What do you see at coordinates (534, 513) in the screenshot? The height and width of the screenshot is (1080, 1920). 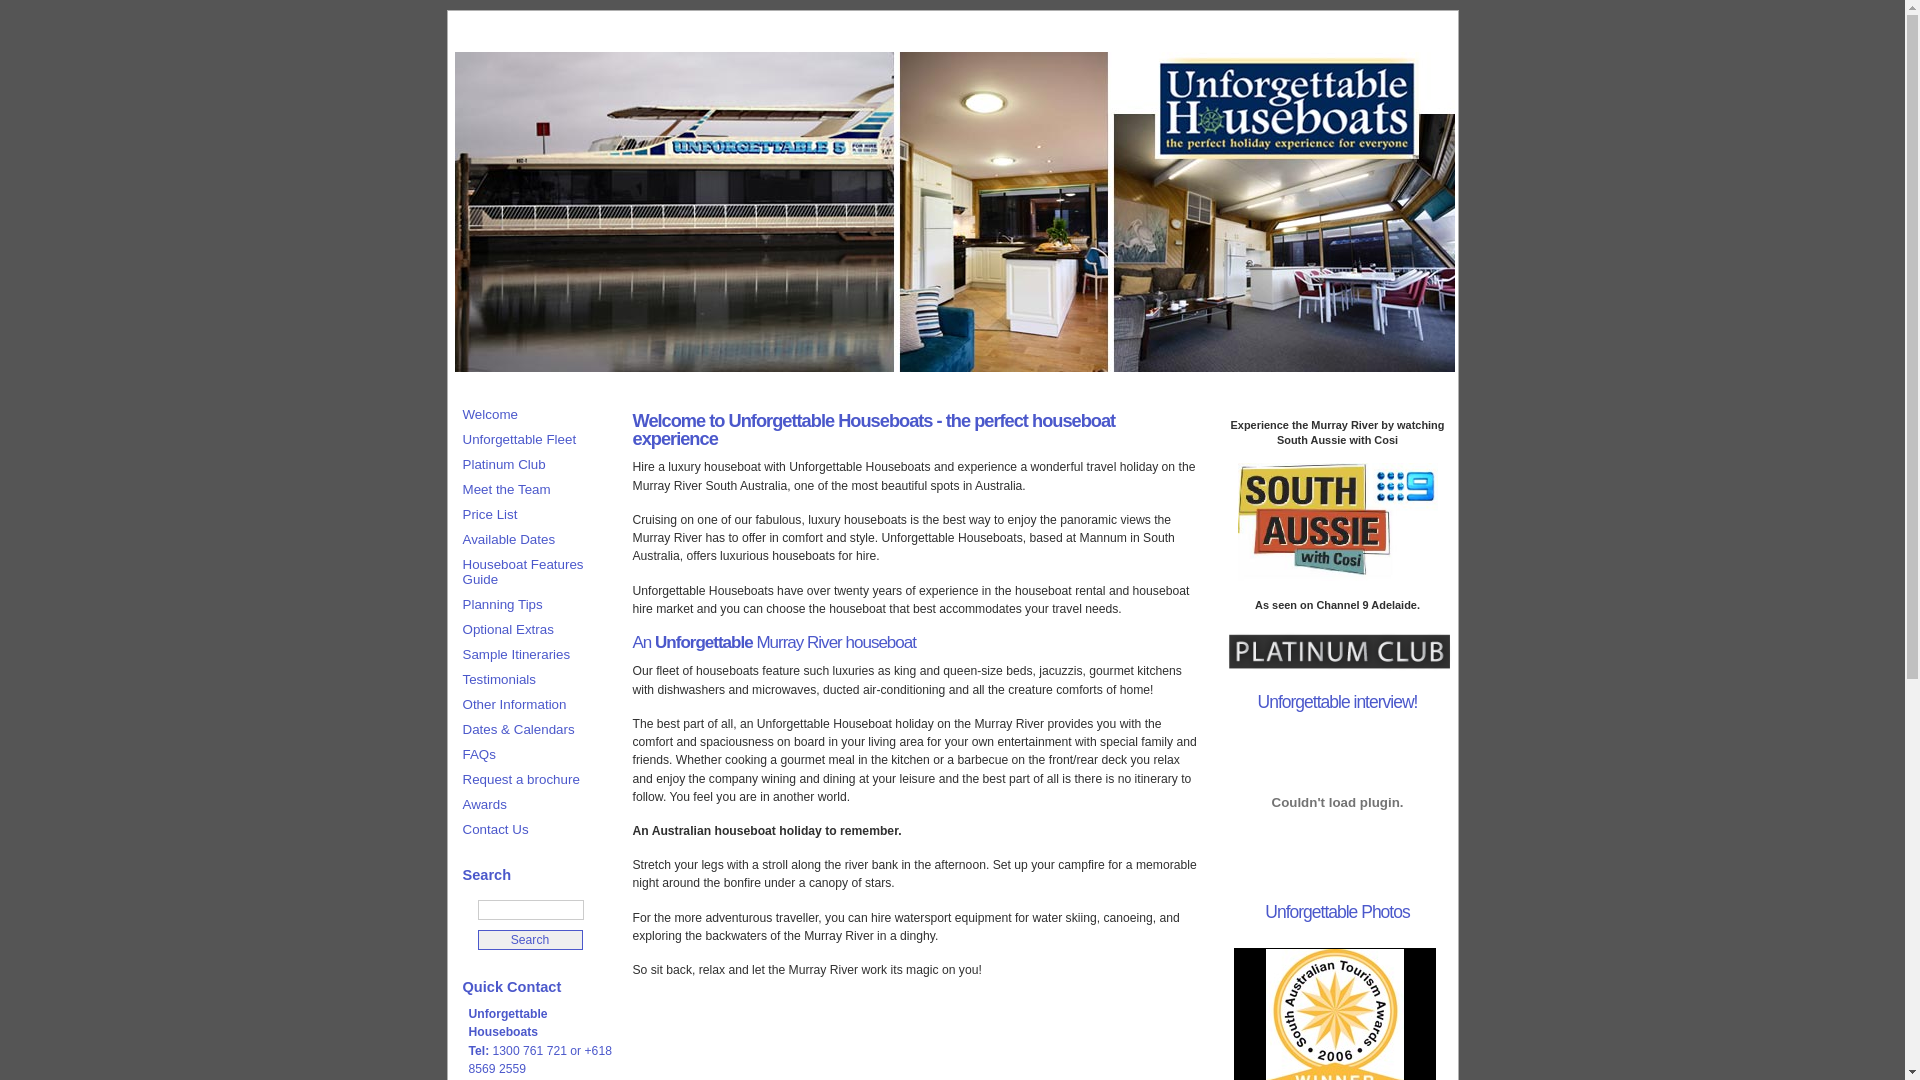 I see `'Price List'` at bounding box center [534, 513].